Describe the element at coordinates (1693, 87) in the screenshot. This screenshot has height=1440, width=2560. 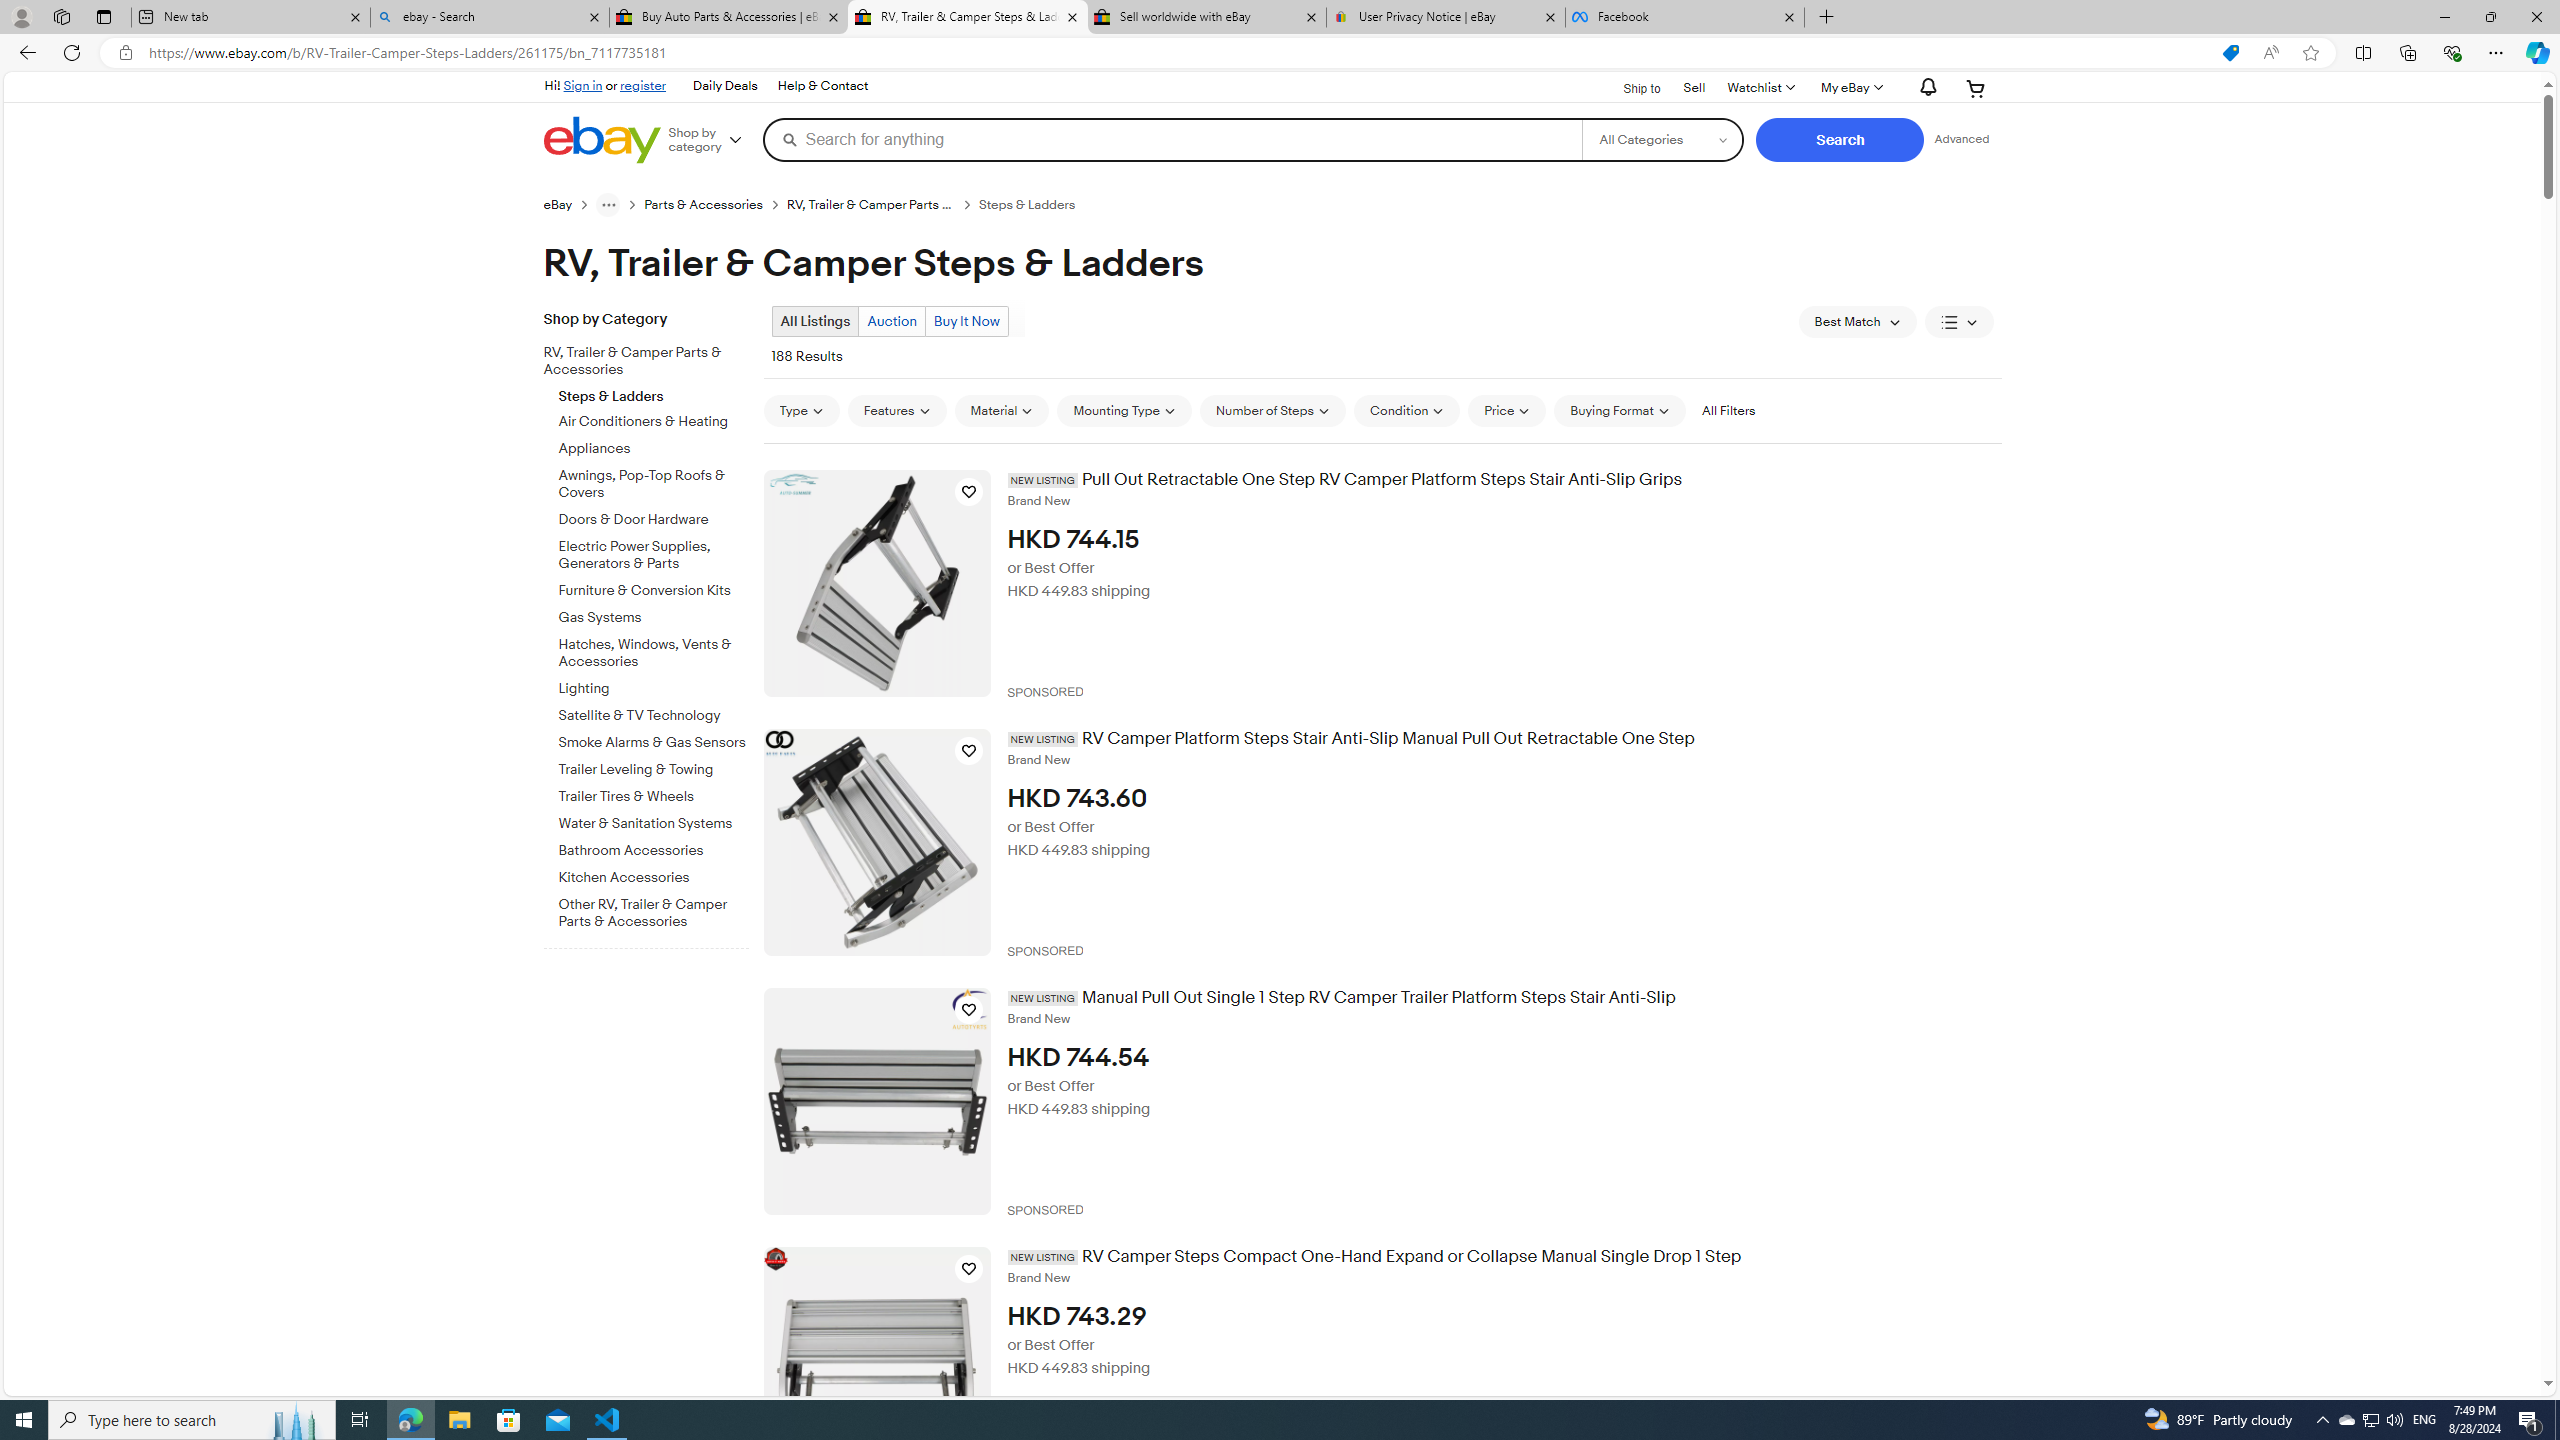
I see `'Sell'` at that location.